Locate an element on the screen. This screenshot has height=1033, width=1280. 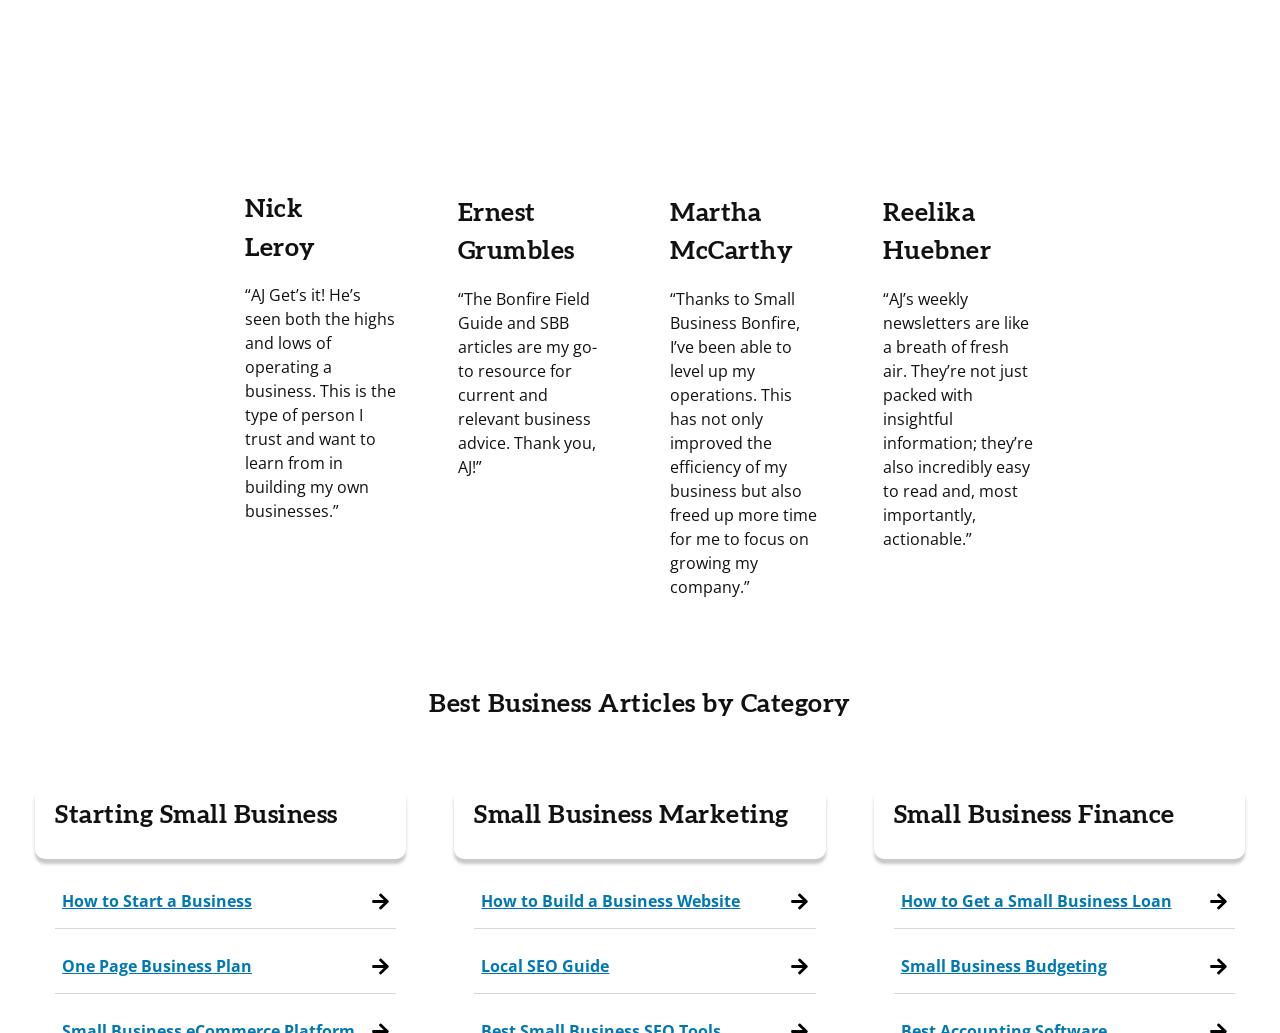
'Local SEO Guide' is located at coordinates (481, 964).